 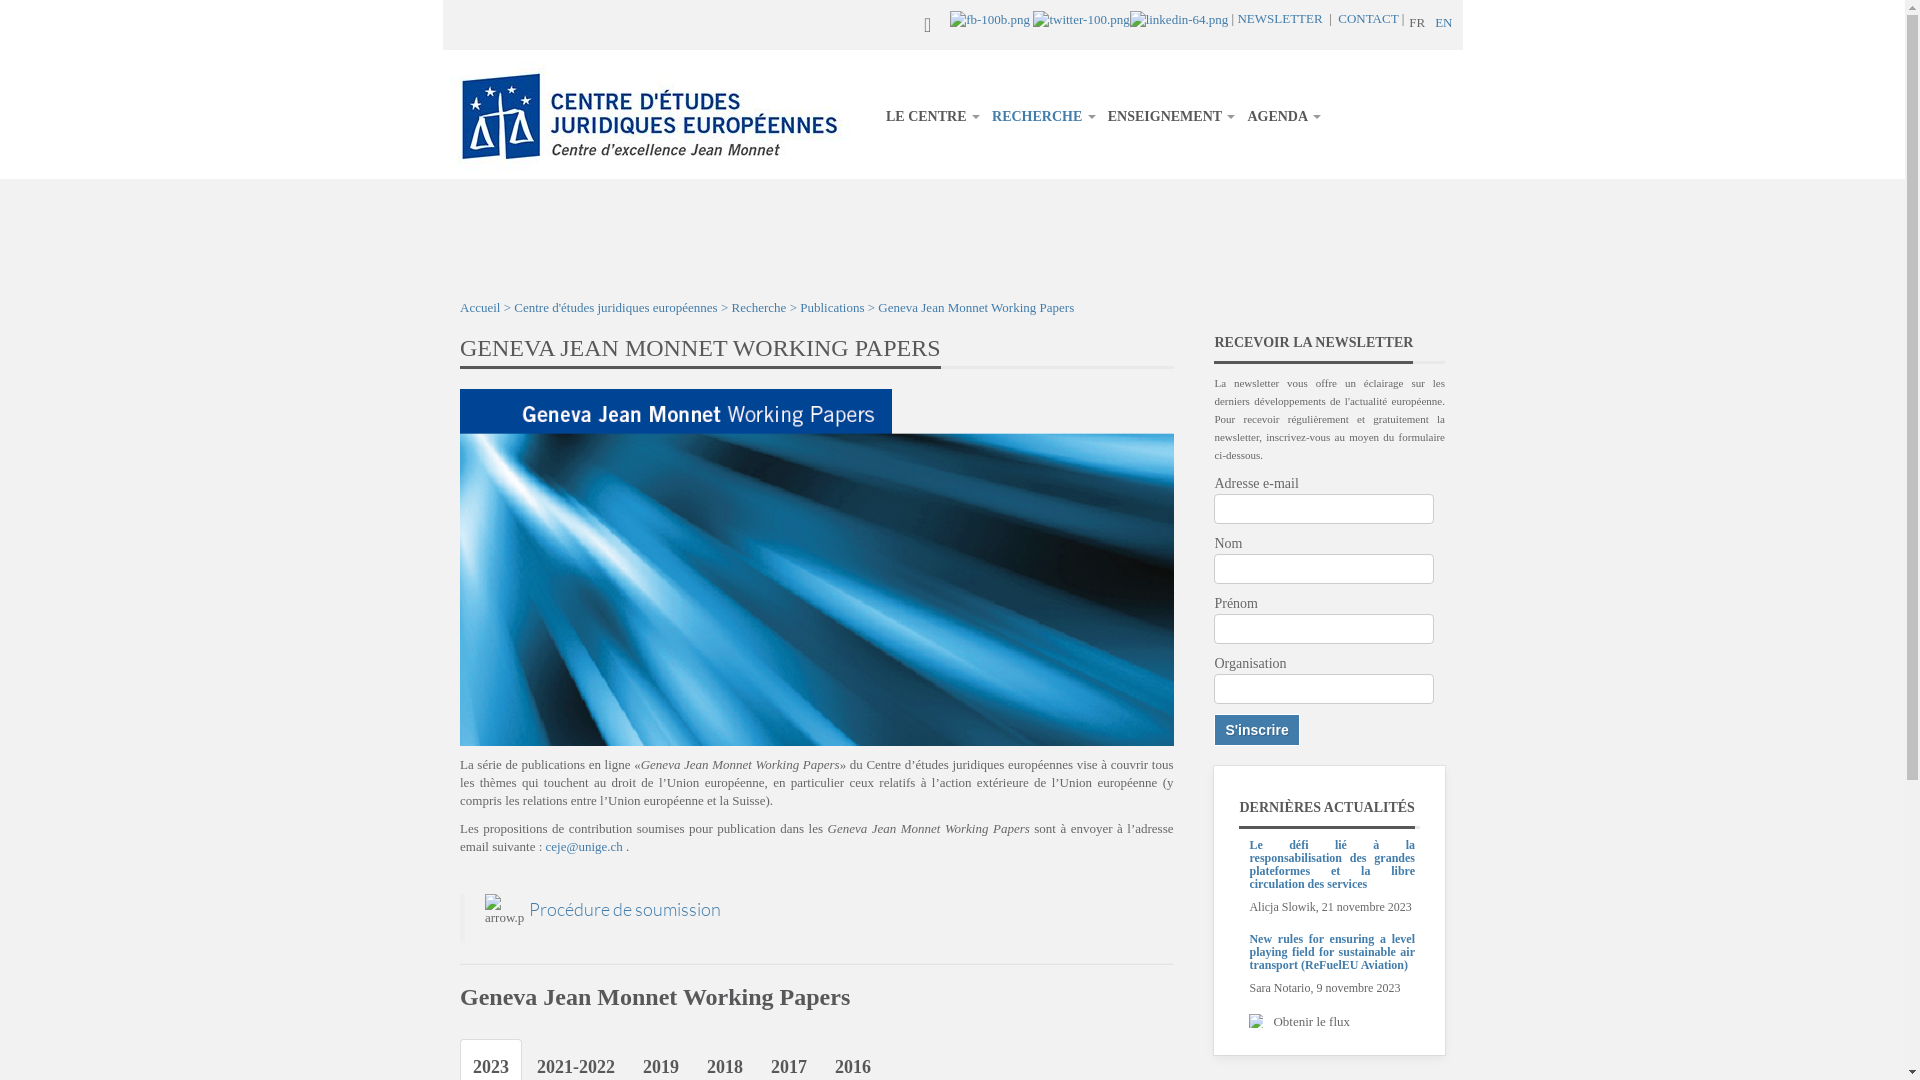 I want to click on 'AGENDA', so click(x=1283, y=116).